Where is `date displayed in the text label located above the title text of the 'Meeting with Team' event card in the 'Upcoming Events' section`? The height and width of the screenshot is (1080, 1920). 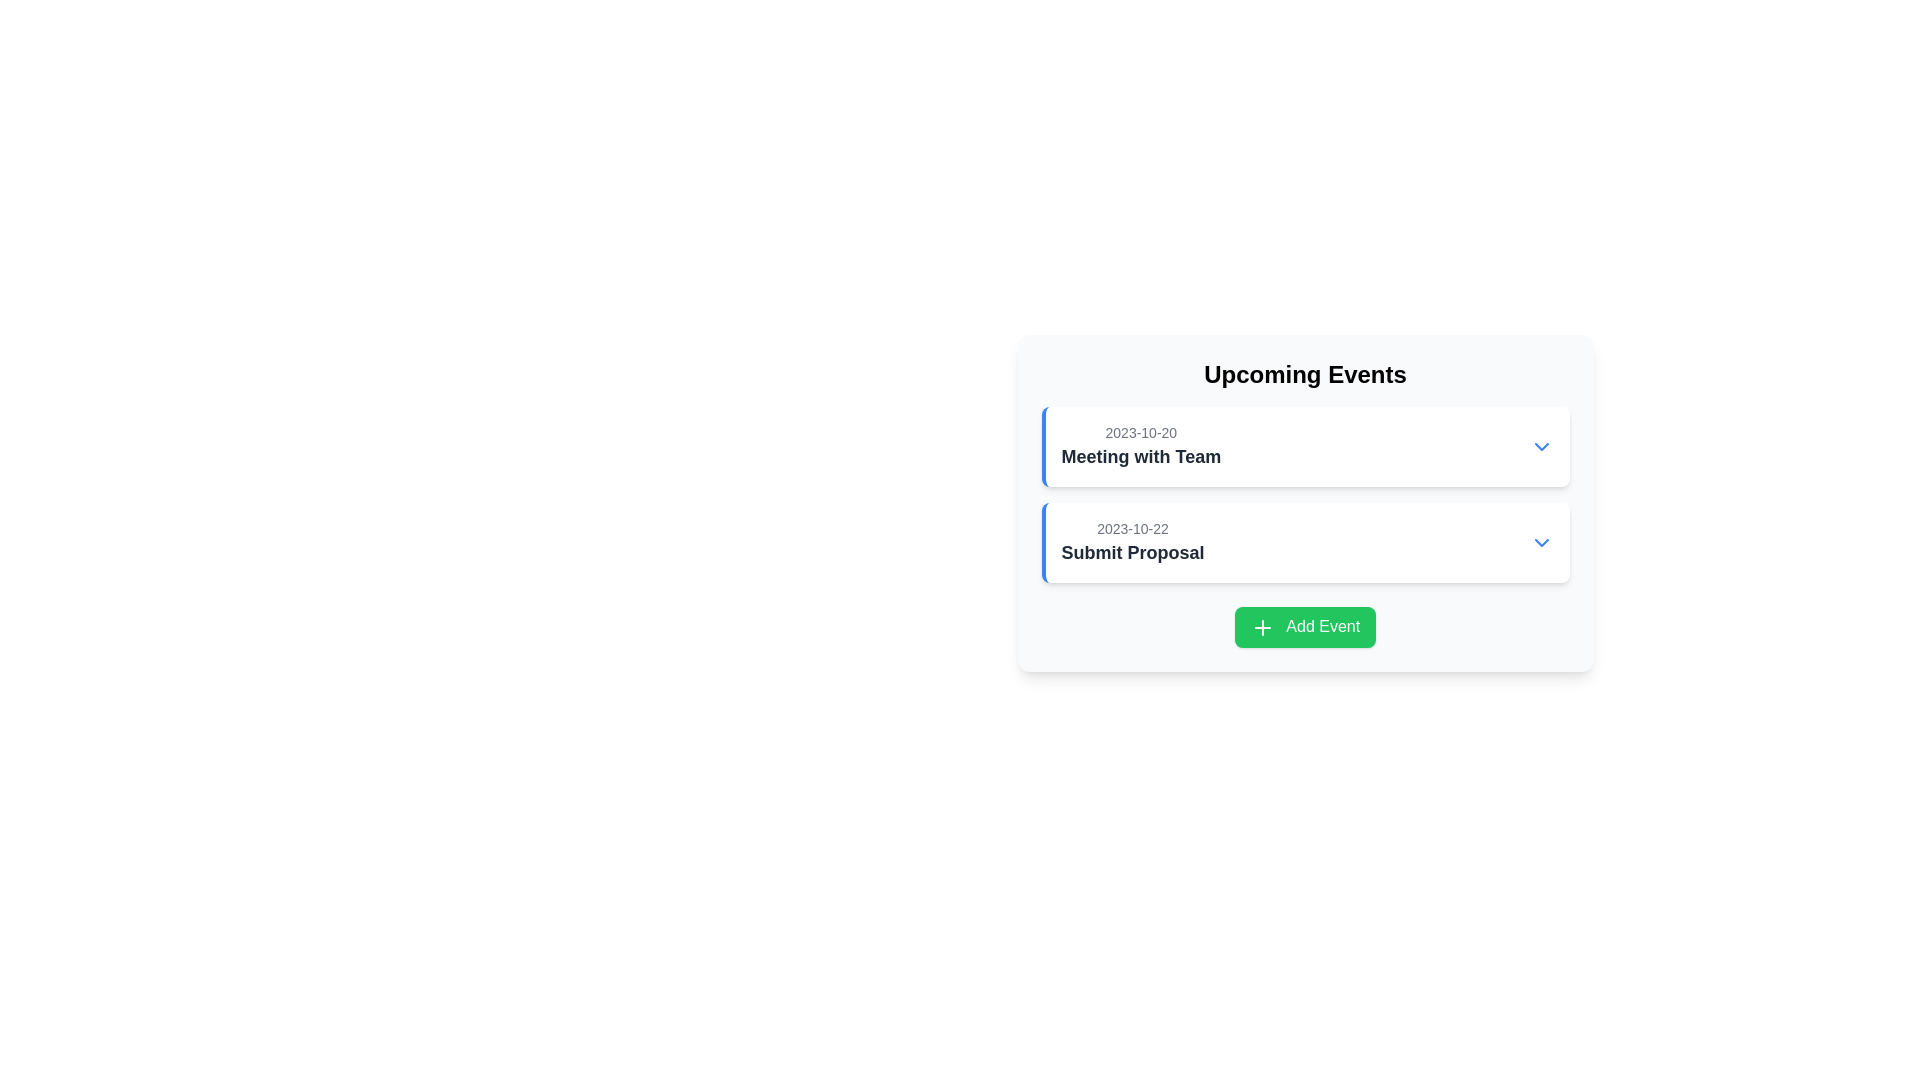
date displayed in the text label located above the title text of the 'Meeting with Team' event card in the 'Upcoming Events' section is located at coordinates (1141, 431).